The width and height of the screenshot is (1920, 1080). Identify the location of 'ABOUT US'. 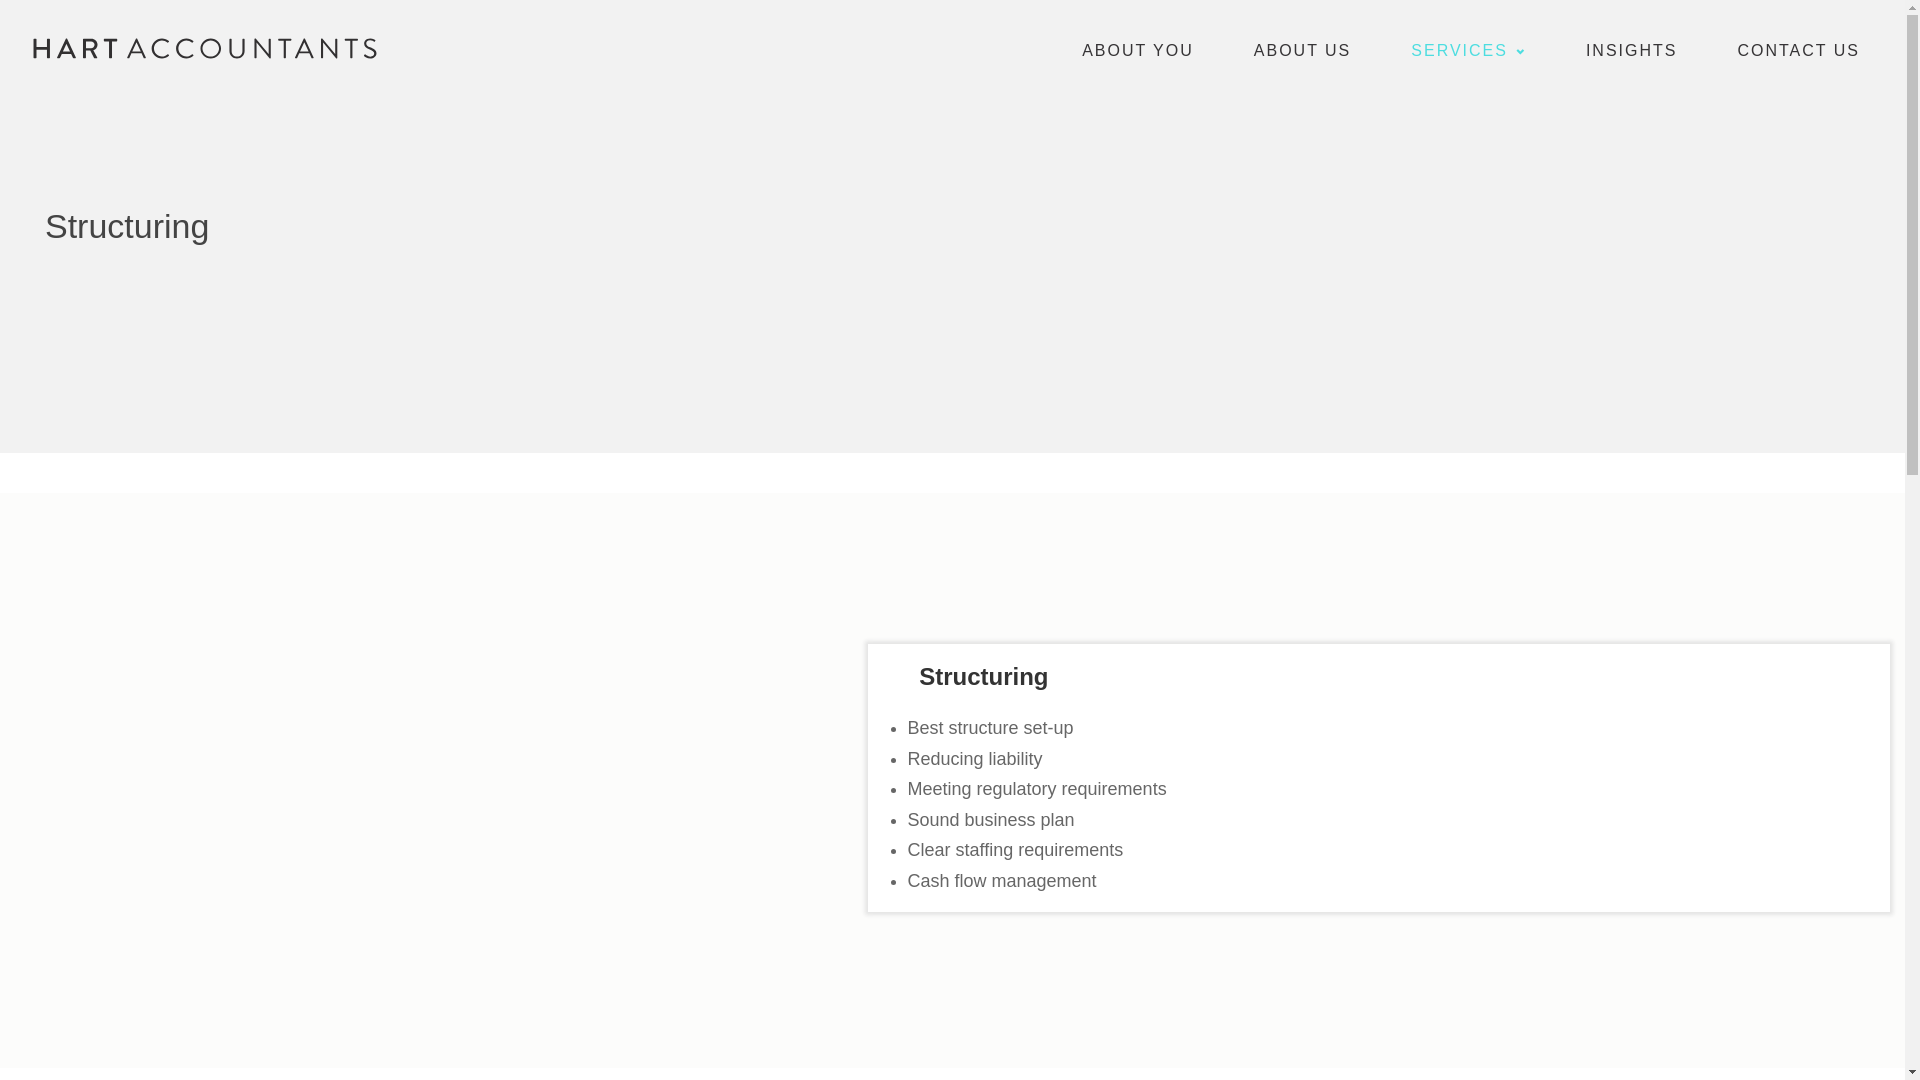
(1302, 48).